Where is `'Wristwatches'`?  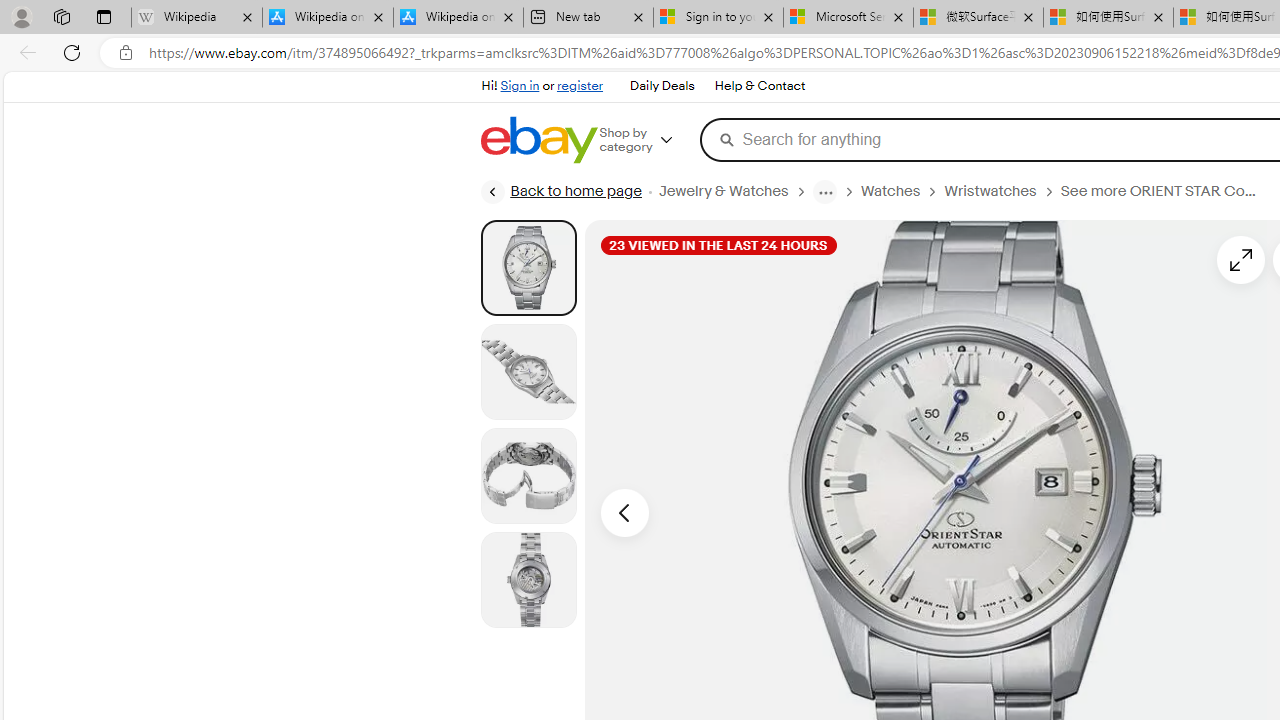
'Wristwatches' is located at coordinates (990, 191).